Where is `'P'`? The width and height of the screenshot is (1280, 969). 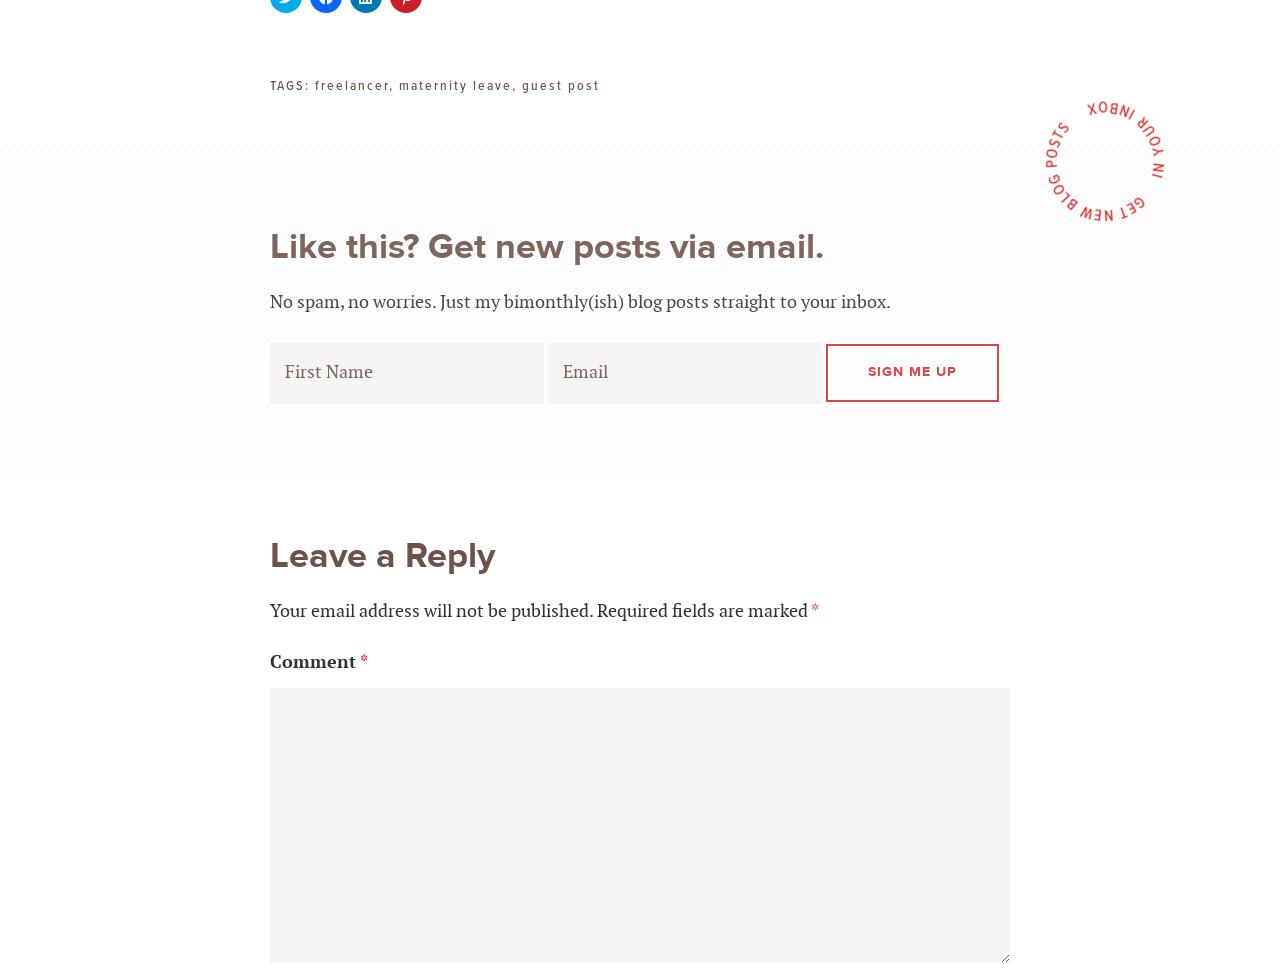
'P' is located at coordinates (1050, 151).